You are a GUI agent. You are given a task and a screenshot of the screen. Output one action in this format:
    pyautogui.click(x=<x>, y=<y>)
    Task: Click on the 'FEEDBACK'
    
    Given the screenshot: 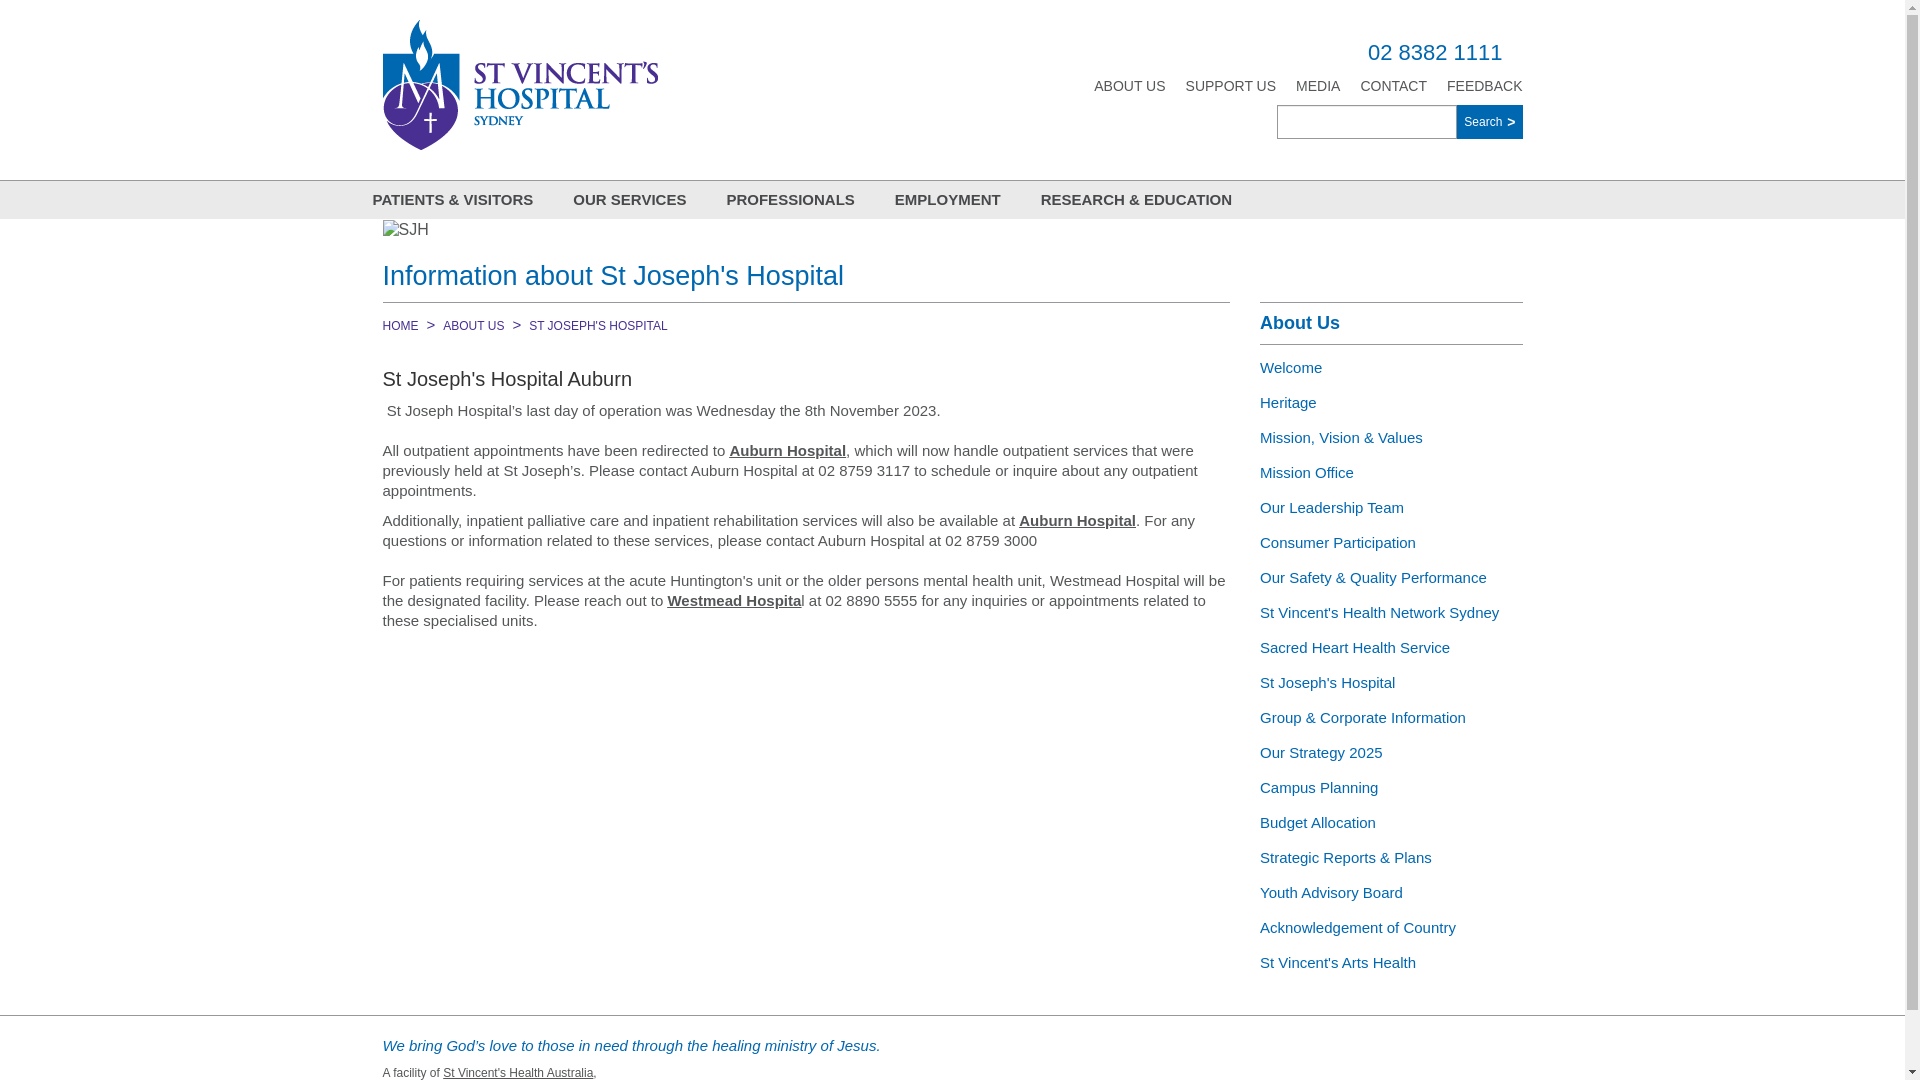 What is the action you would take?
    pyautogui.click(x=1484, y=84)
    